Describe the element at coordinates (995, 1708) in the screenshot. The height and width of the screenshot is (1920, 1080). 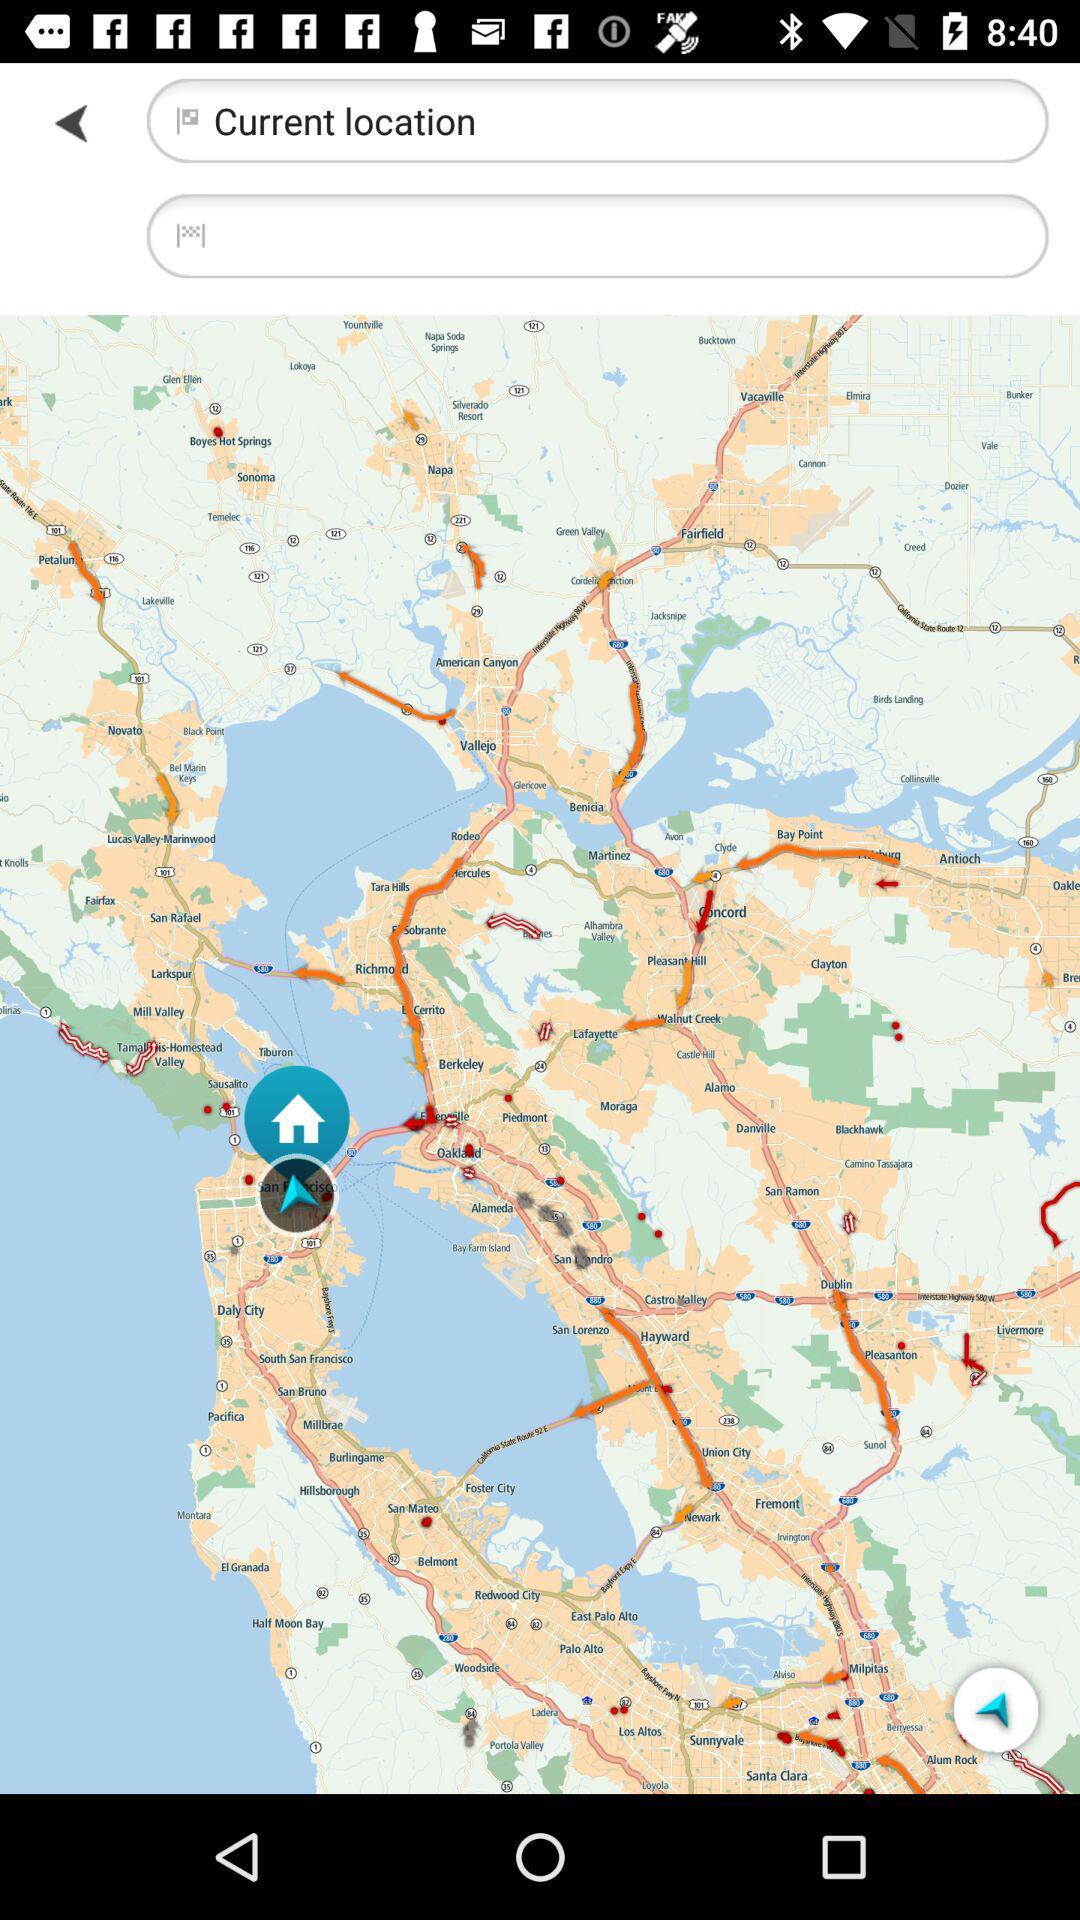
I see `the icon at the bottom right corner` at that location.